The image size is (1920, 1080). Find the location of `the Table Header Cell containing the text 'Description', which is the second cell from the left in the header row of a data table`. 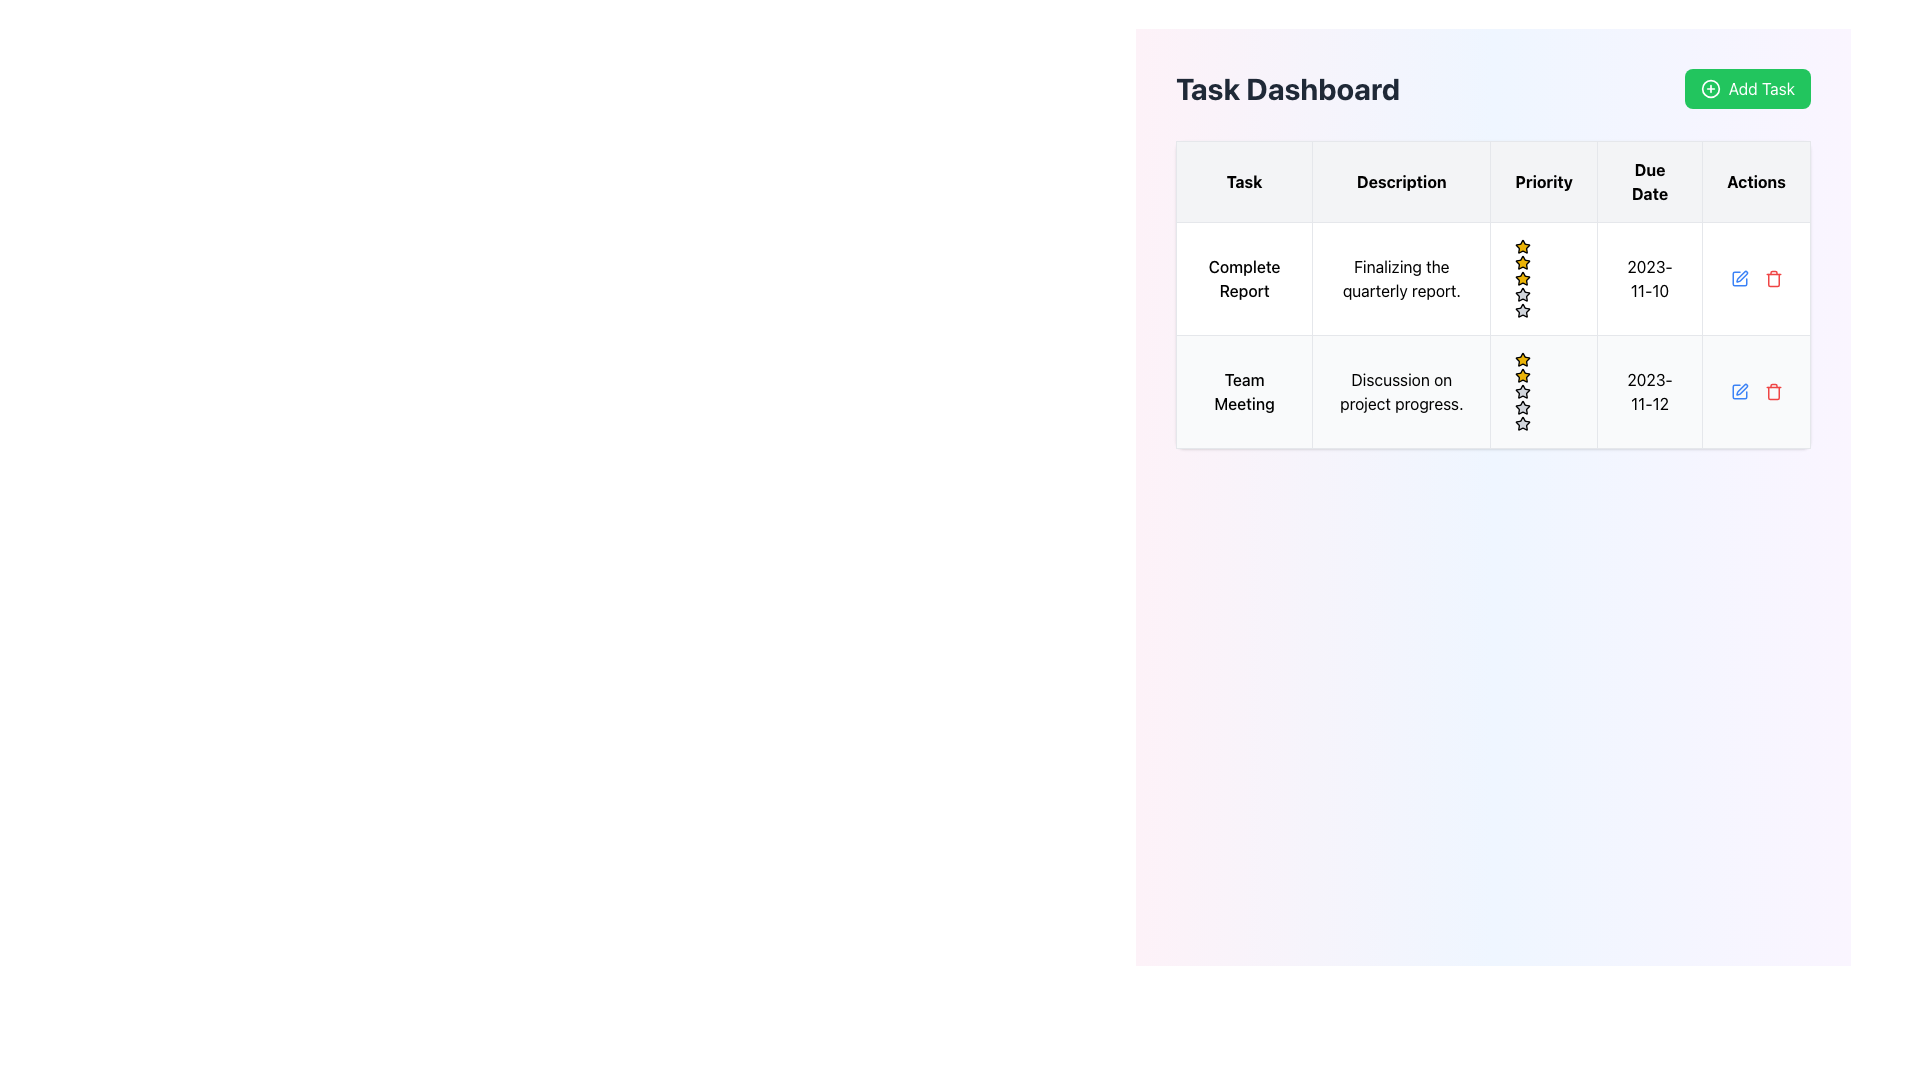

the Table Header Cell containing the text 'Description', which is the second cell from the left in the header row of a data table is located at coordinates (1400, 181).